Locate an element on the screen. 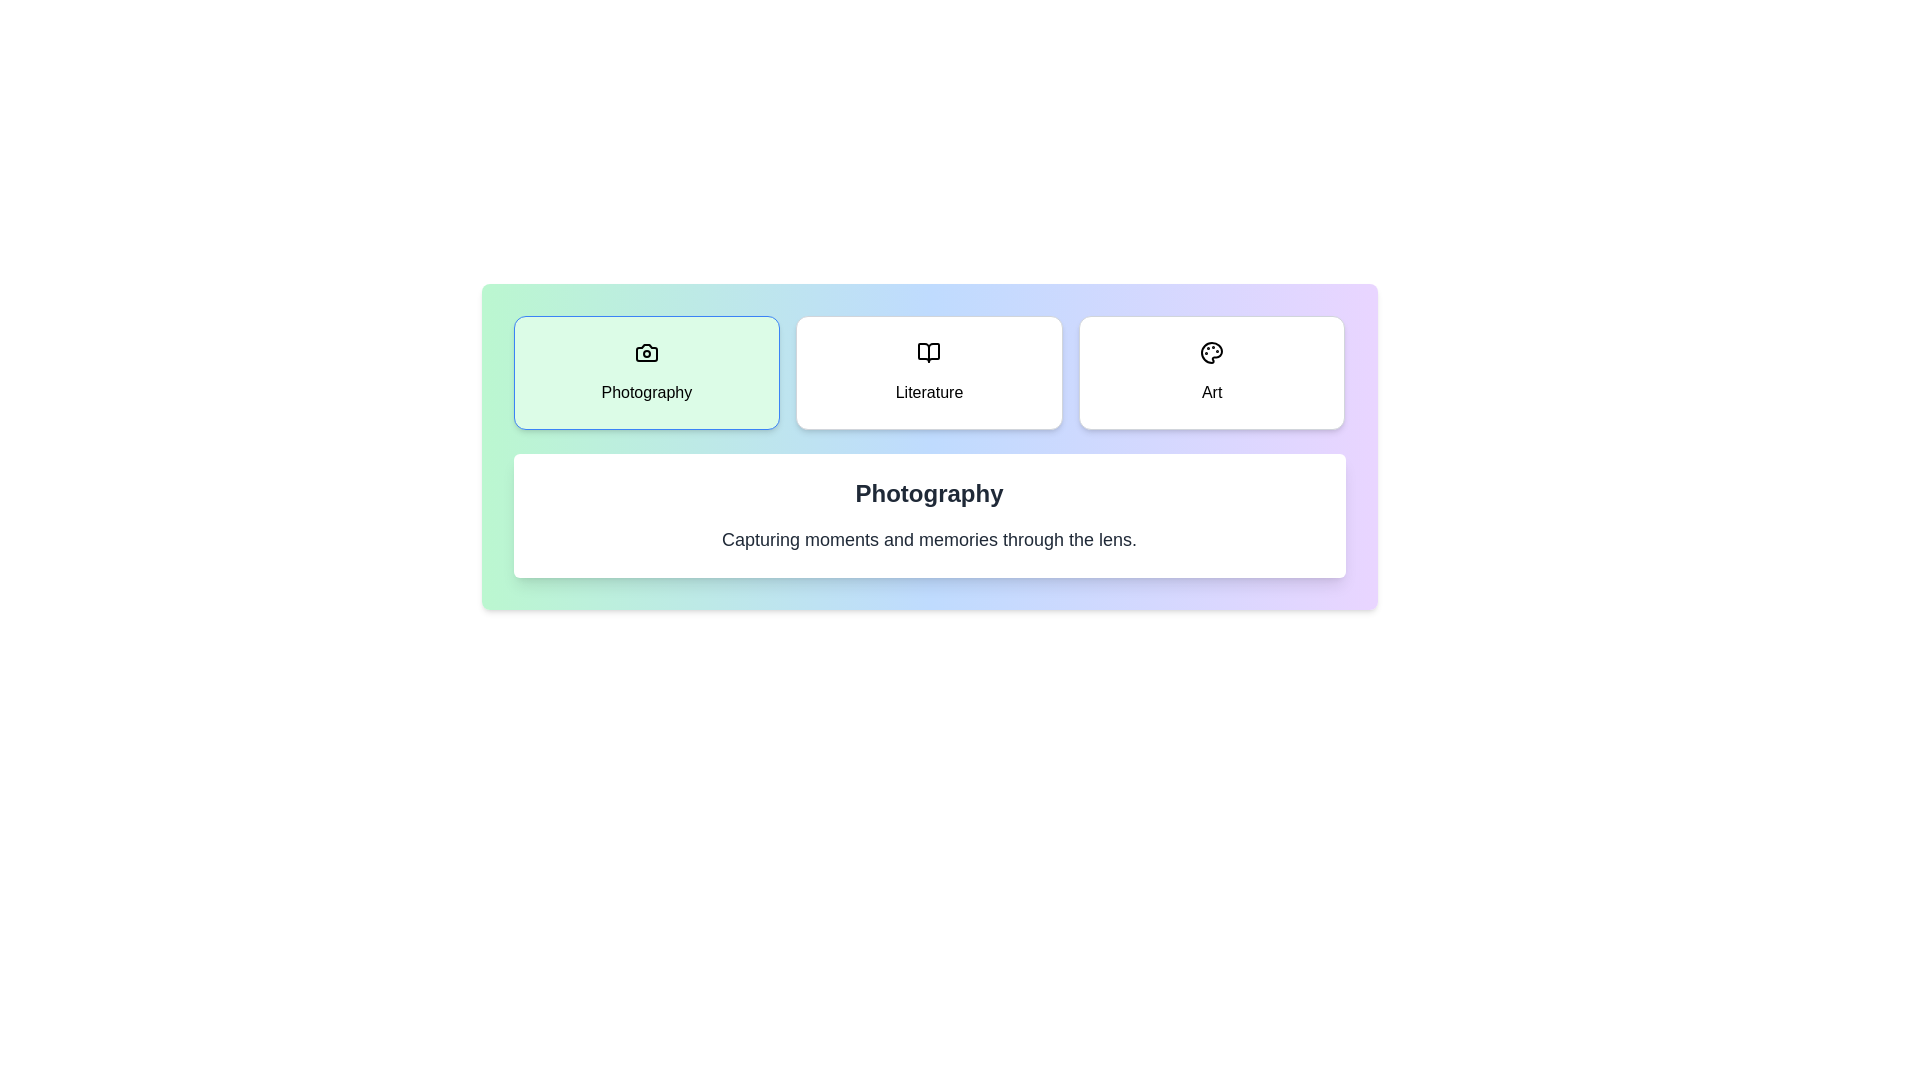 The image size is (1920, 1080). the artist's palette icon located at the center upper area of the Art card, which is the rightmost card in a row of three cards is located at coordinates (1211, 352).